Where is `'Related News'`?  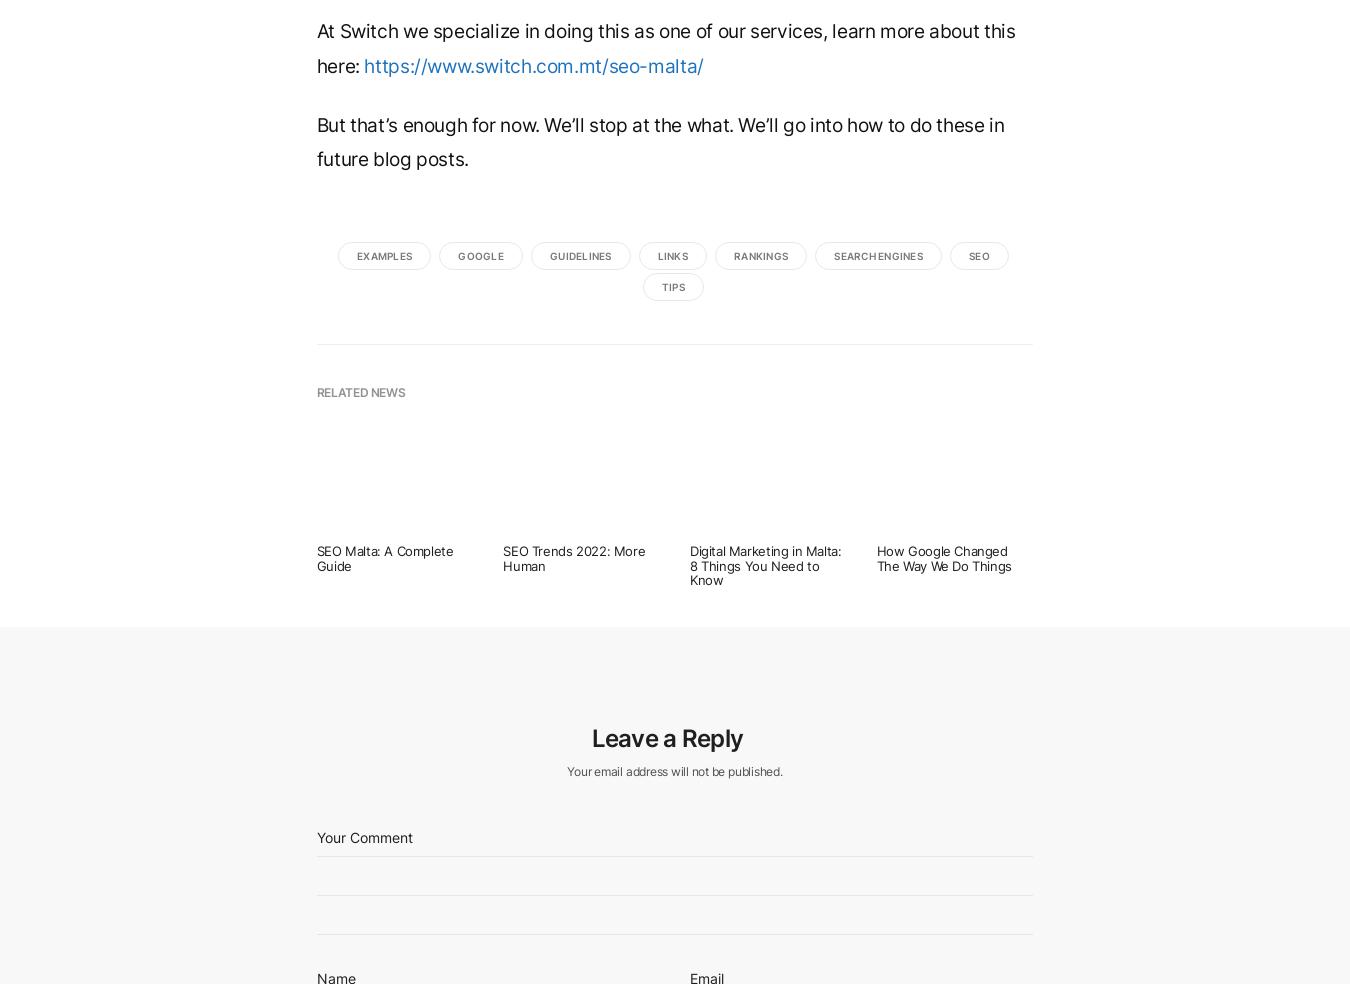 'Related News' is located at coordinates (360, 391).